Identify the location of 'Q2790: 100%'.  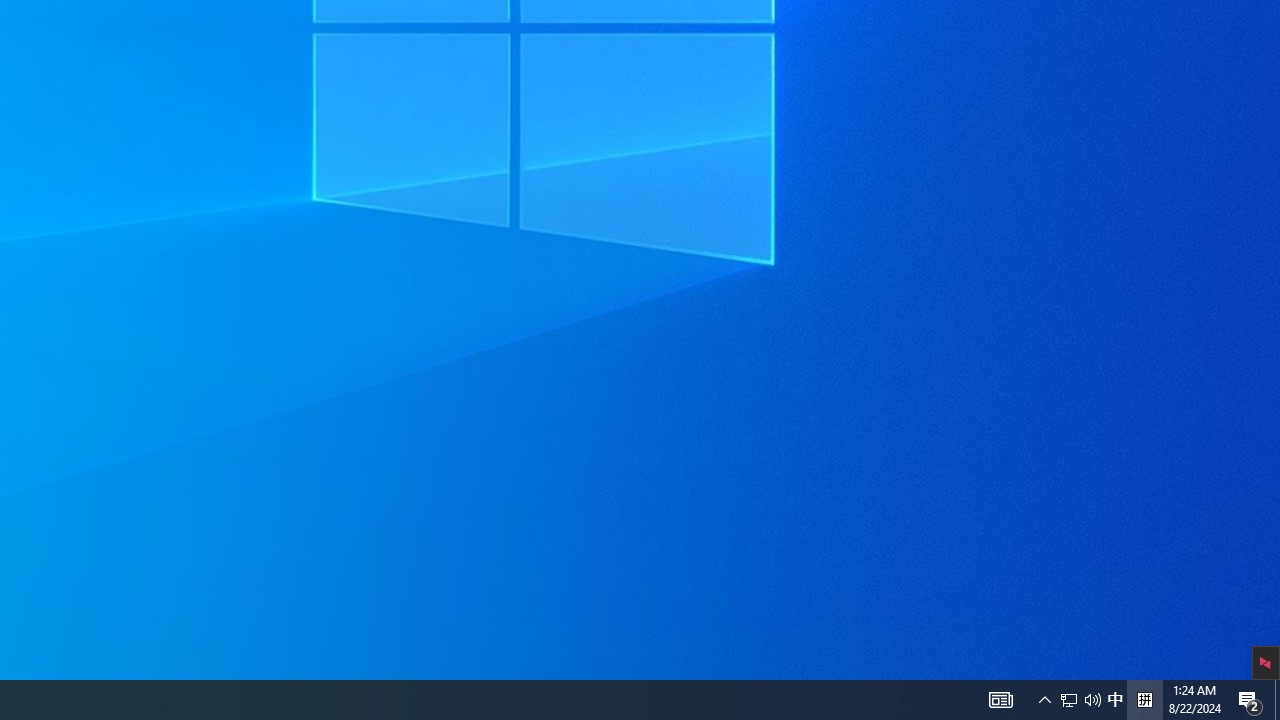
(1079, 698).